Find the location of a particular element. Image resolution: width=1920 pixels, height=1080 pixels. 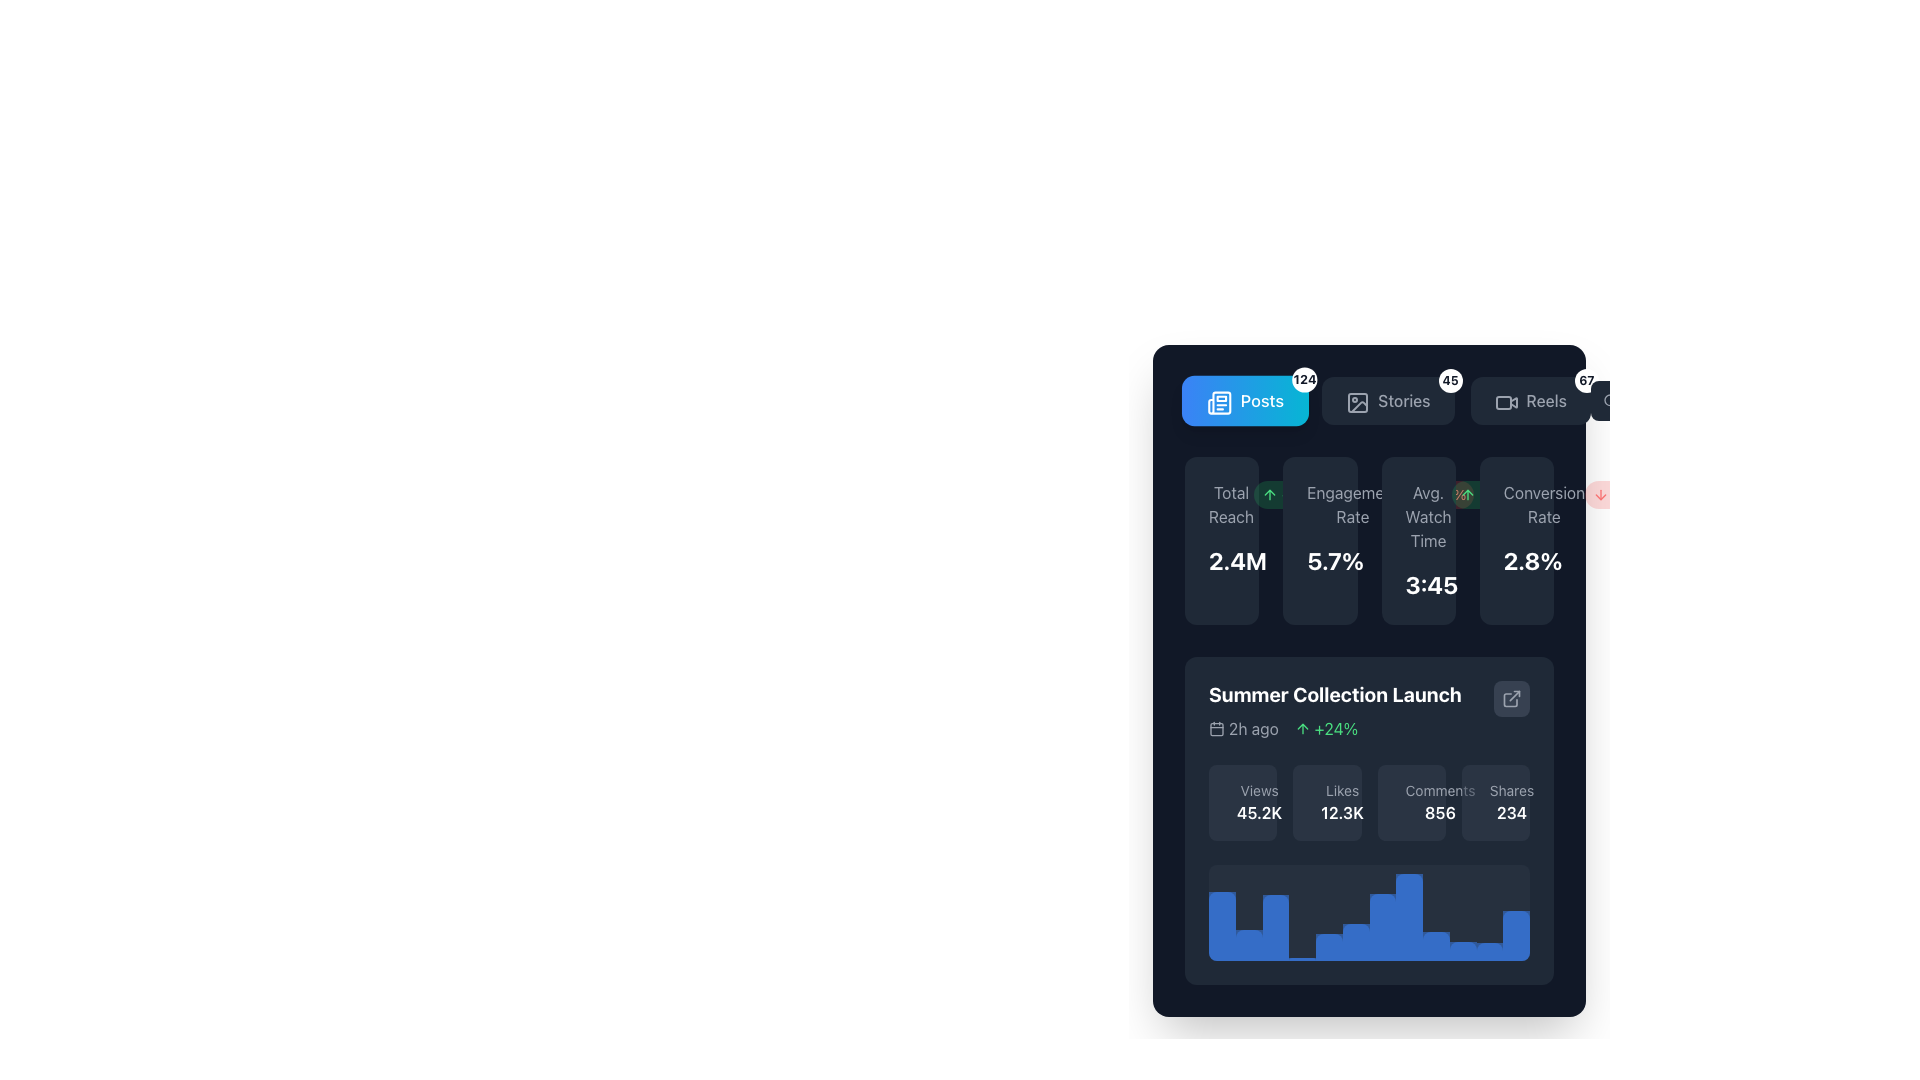

the last bar in the histogram chart, which represents a specific data point in the sequence of bars is located at coordinates (1516, 935).